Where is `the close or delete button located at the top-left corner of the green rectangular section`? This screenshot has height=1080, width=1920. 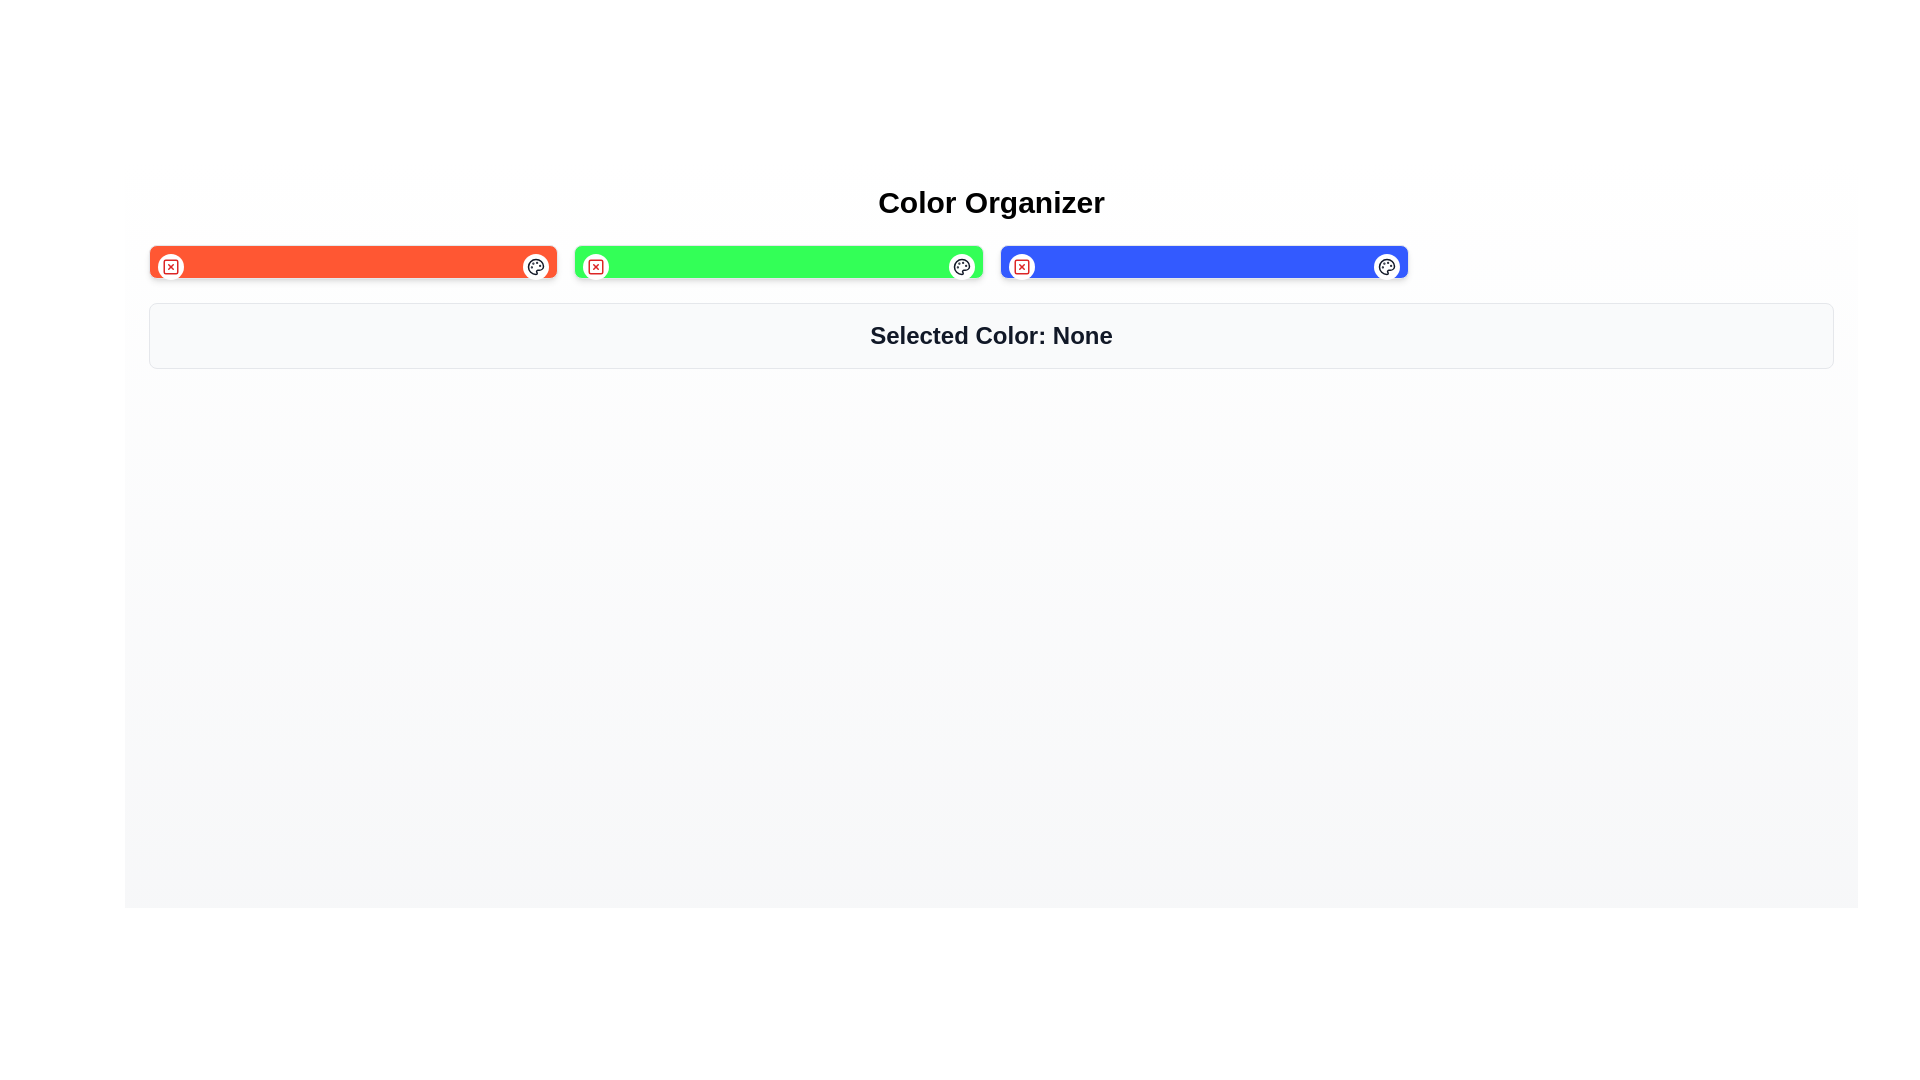 the close or delete button located at the top-left corner of the green rectangular section is located at coordinates (595, 265).